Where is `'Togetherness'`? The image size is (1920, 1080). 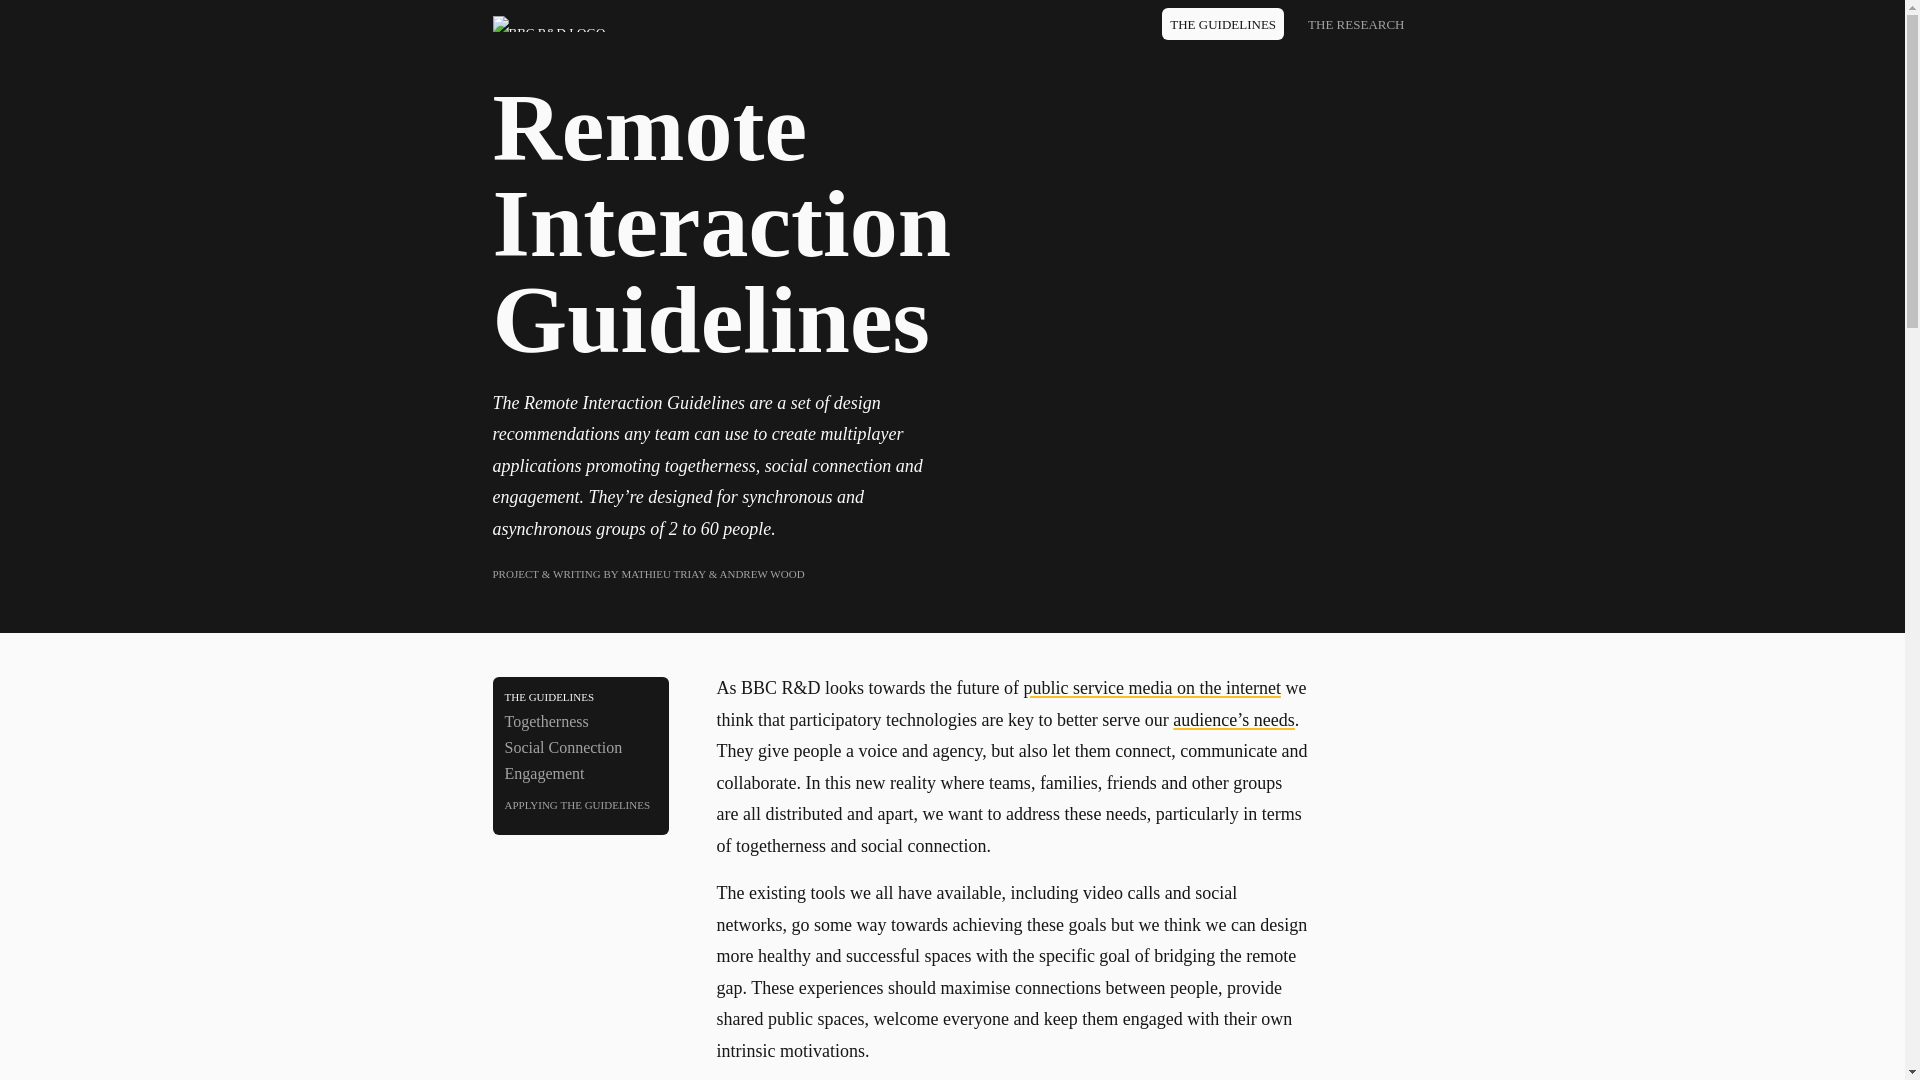
'Togetherness' is located at coordinates (579, 721).